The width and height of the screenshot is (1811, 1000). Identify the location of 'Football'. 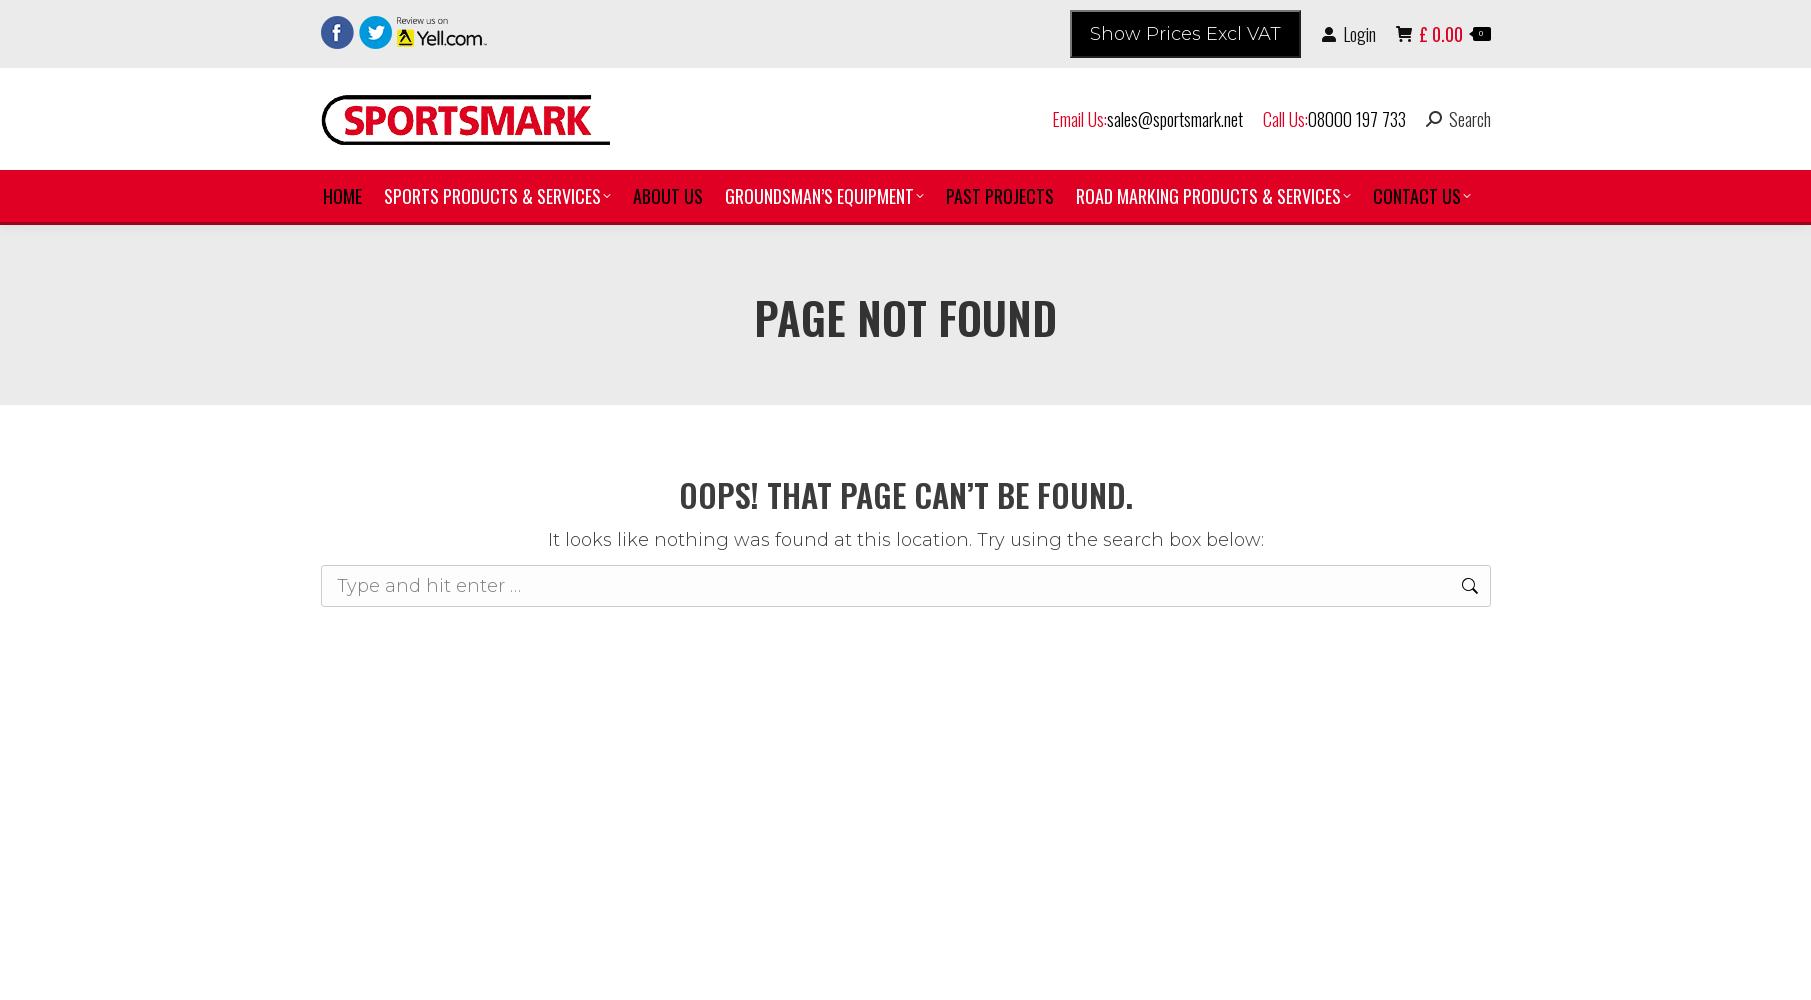
(436, 602).